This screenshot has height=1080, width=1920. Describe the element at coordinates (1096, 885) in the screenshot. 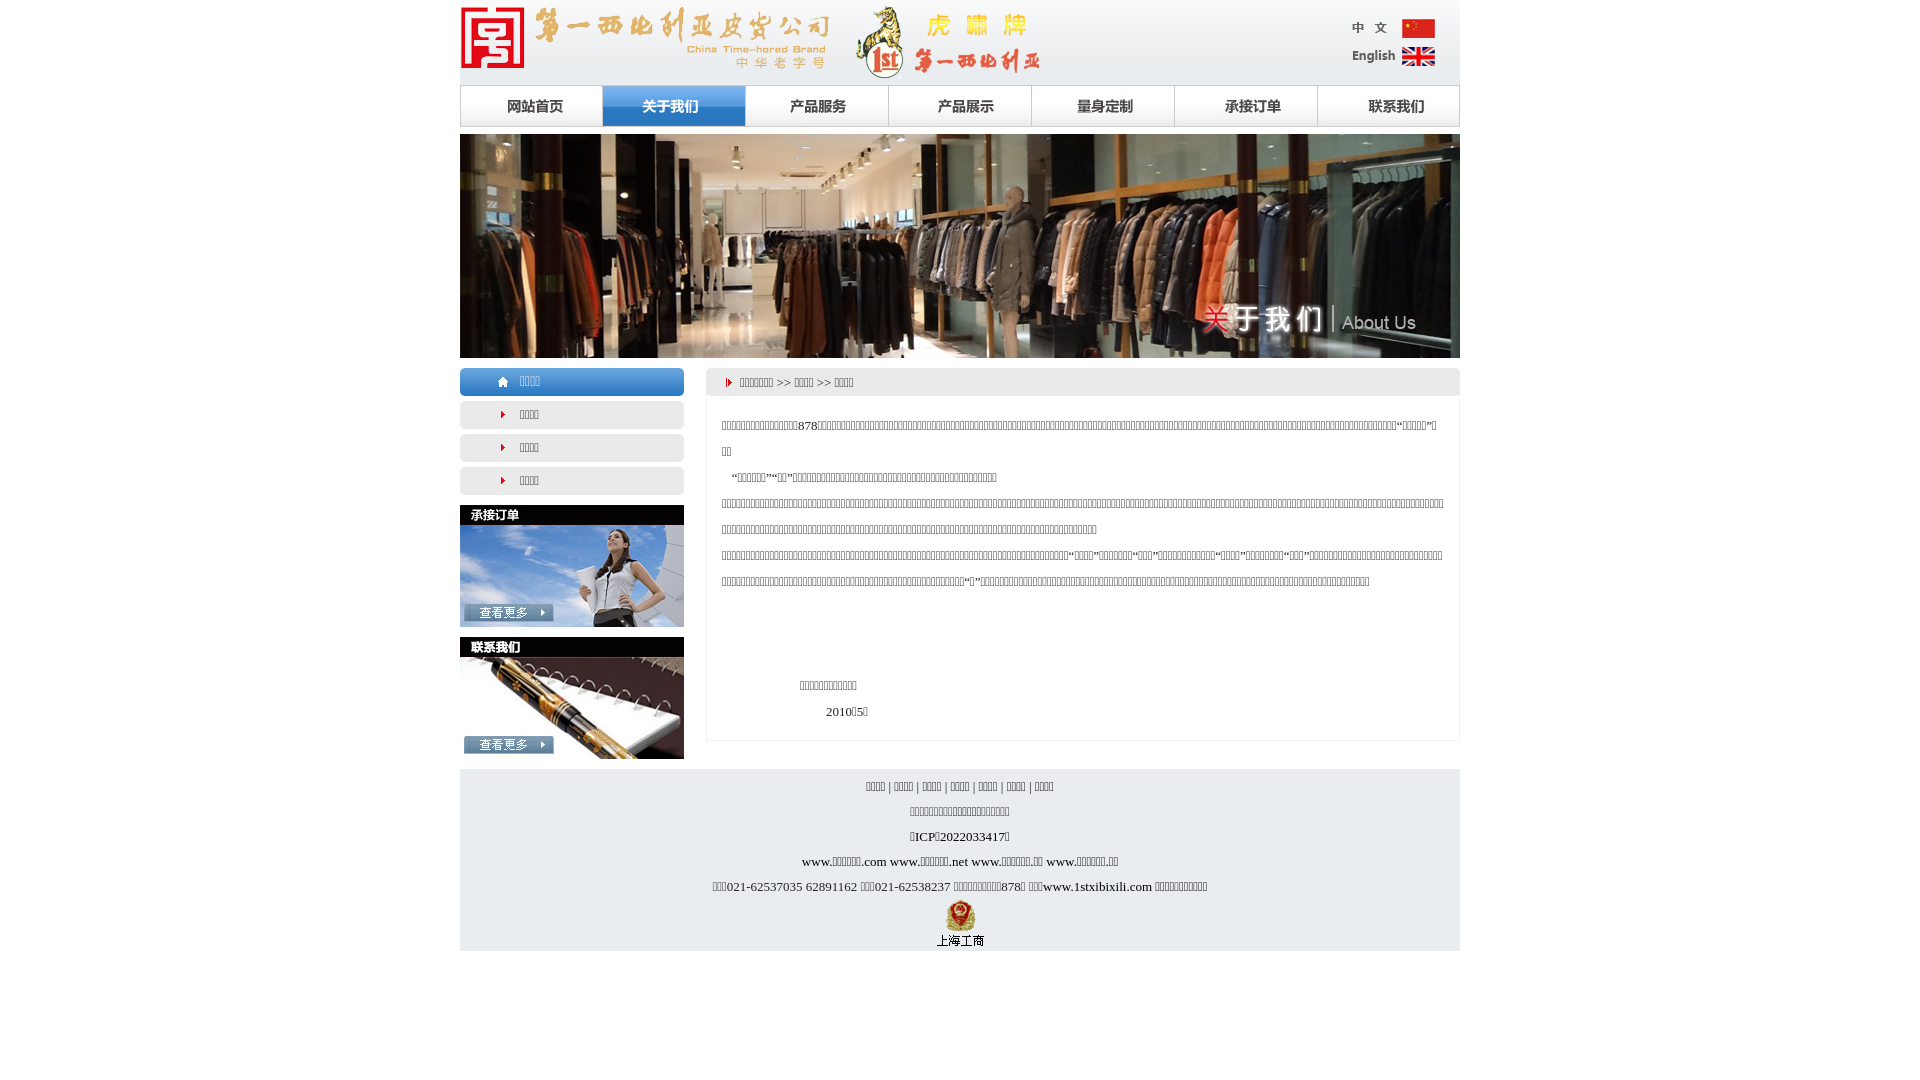

I see `'www.1stxibixili.com'` at that location.